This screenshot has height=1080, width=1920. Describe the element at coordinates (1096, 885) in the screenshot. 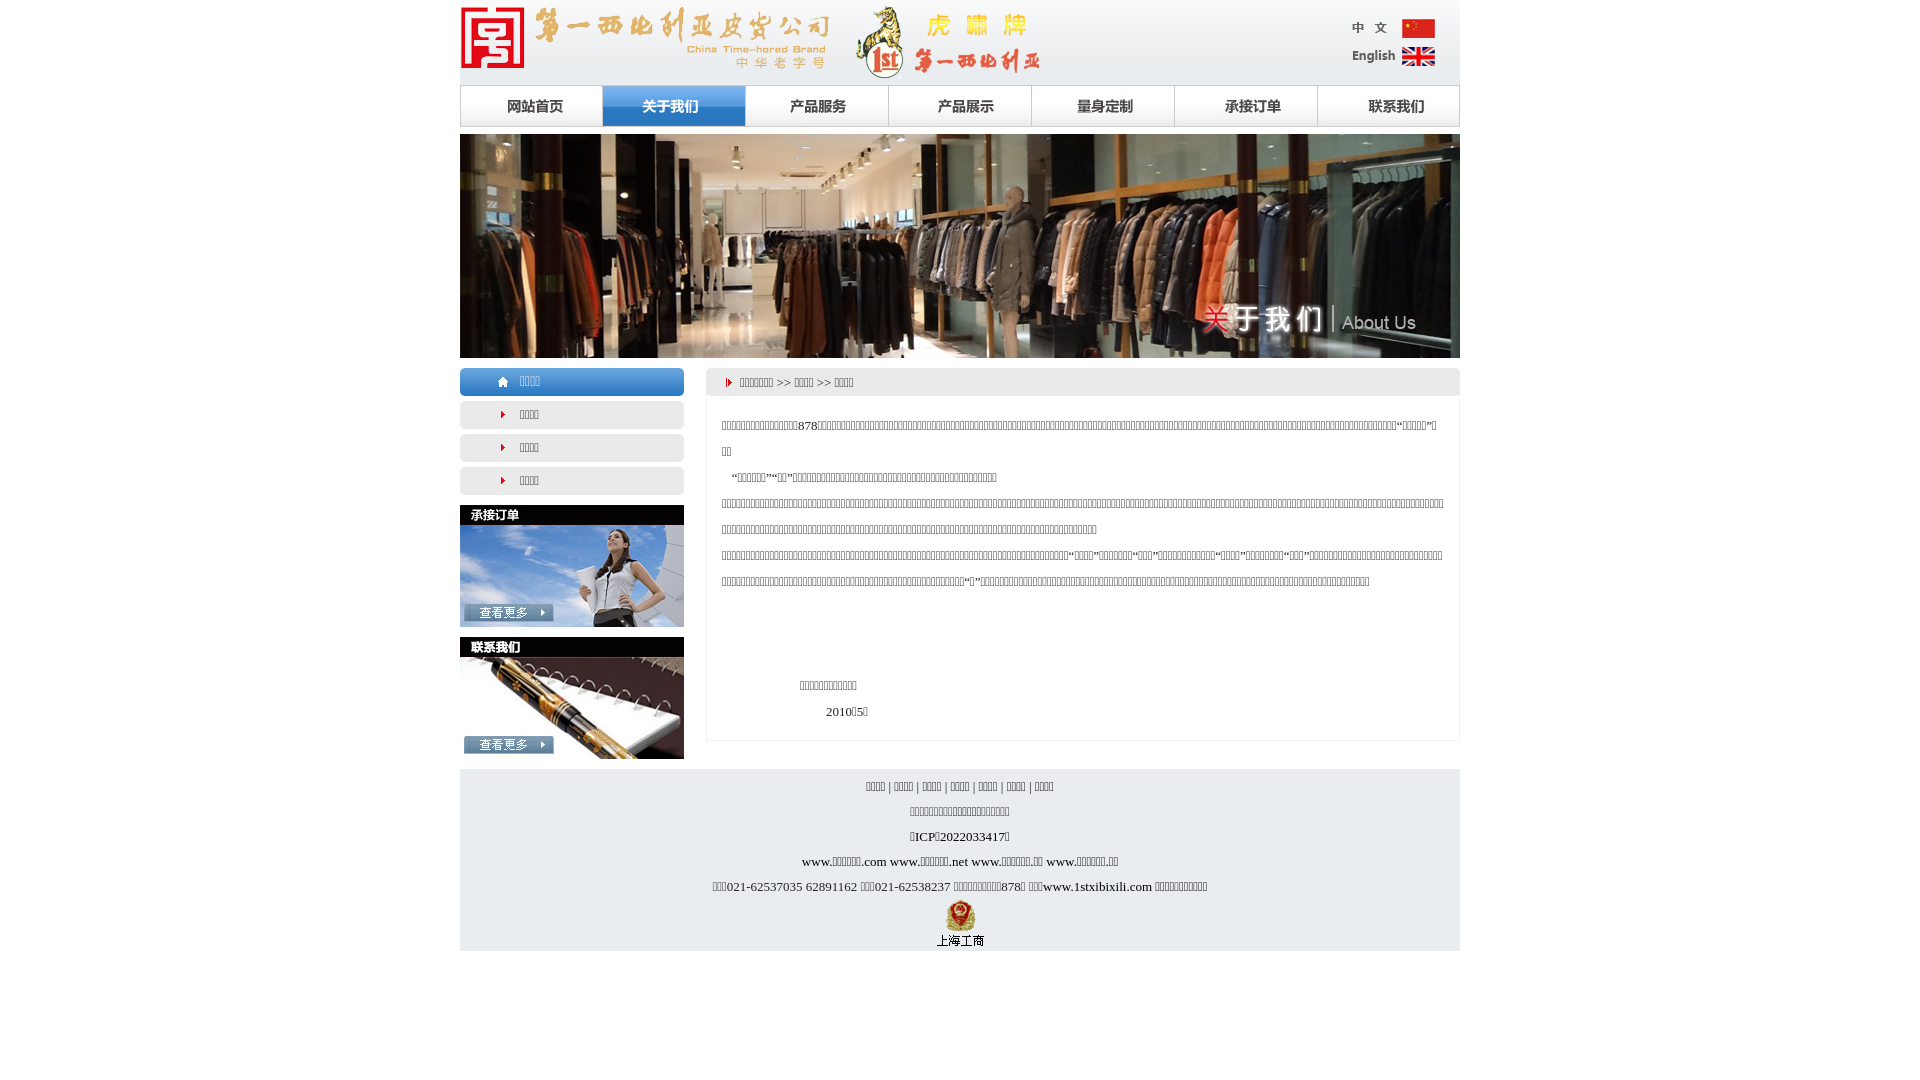

I see `'www.1stxibixili.com'` at that location.